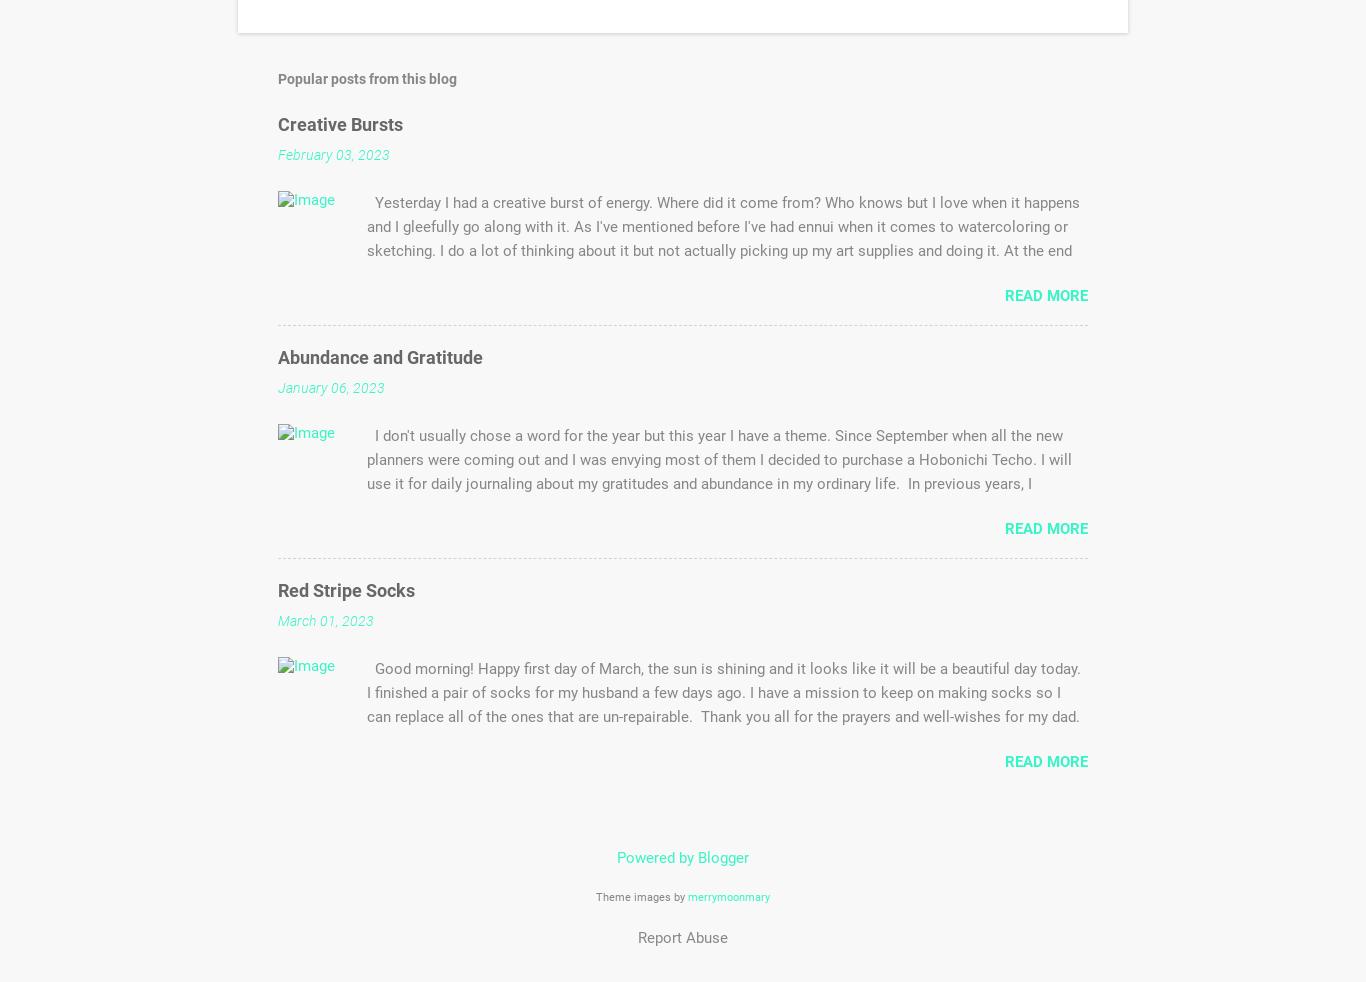 Image resolution: width=1366 pixels, height=982 pixels. What do you see at coordinates (688, 896) in the screenshot?
I see `'merrymoonmary'` at bounding box center [688, 896].